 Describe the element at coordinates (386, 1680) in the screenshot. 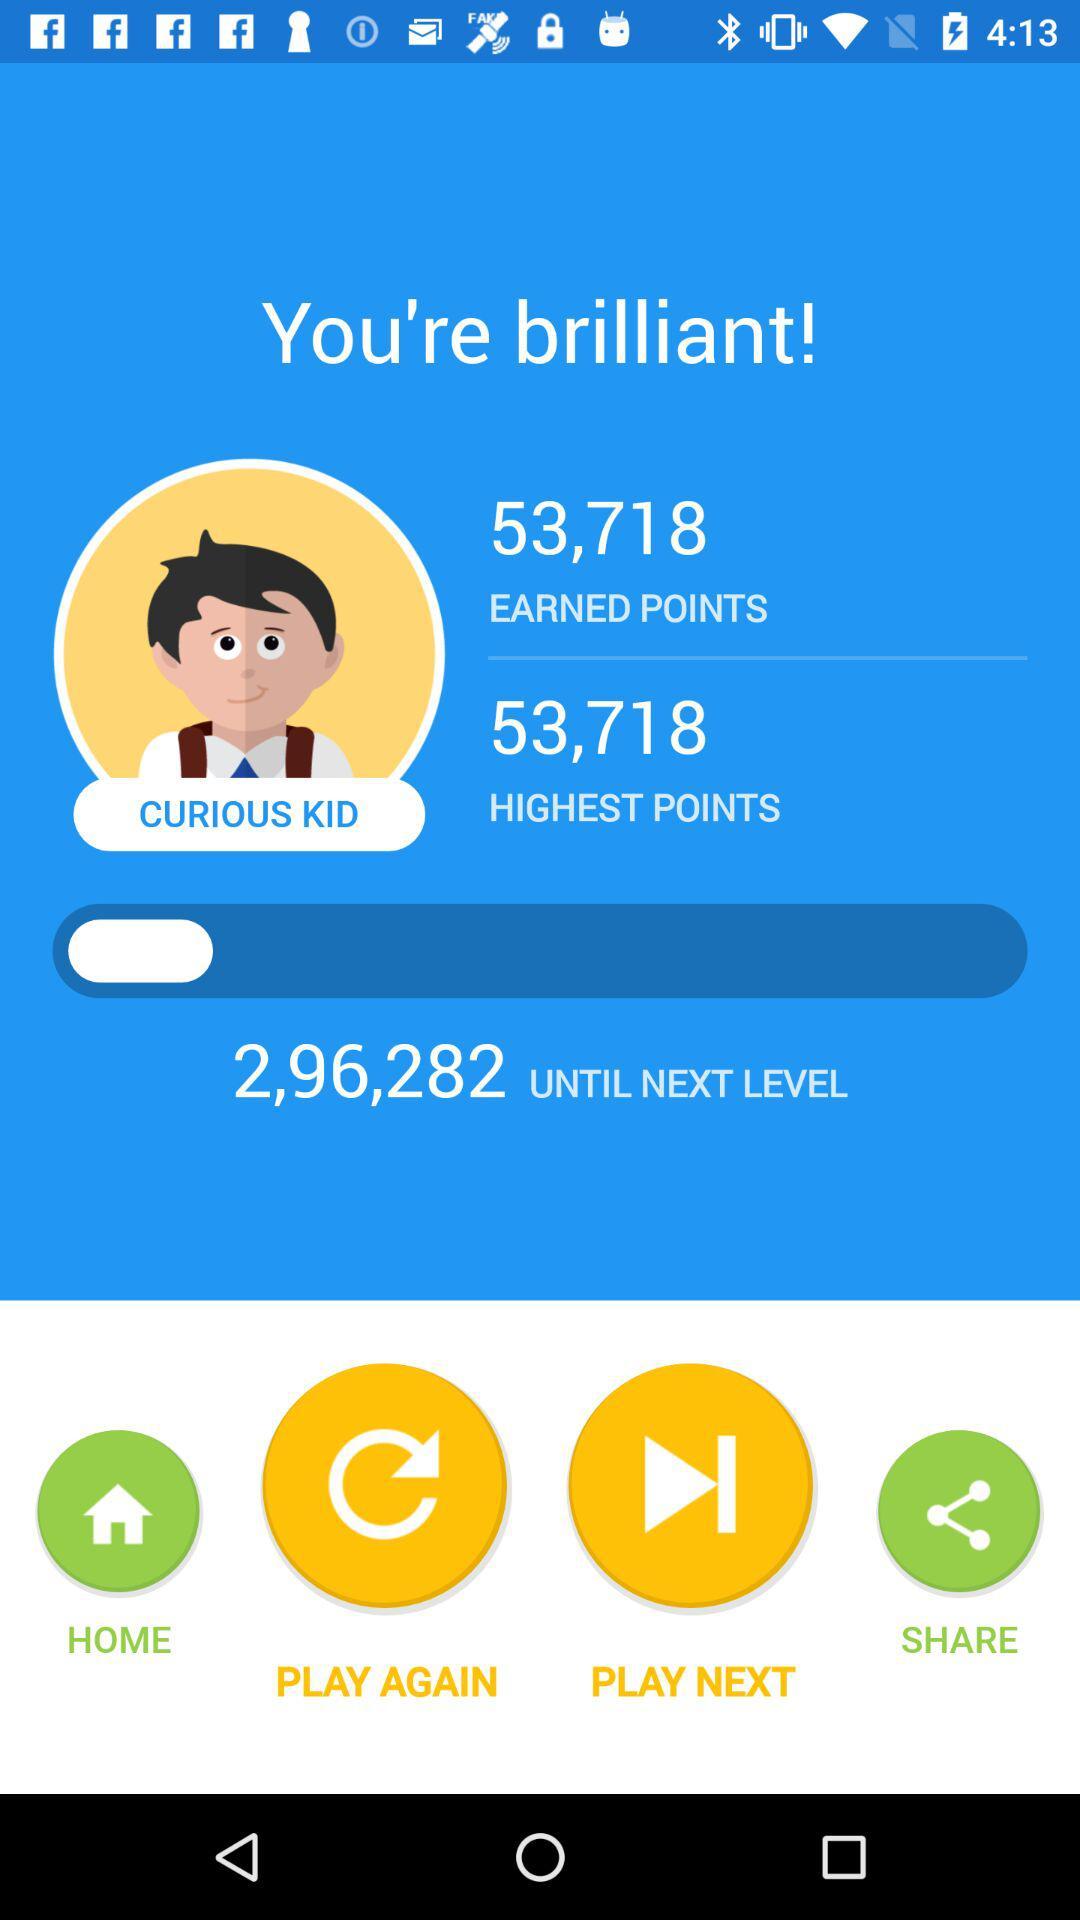

I see `play again item` at that location.